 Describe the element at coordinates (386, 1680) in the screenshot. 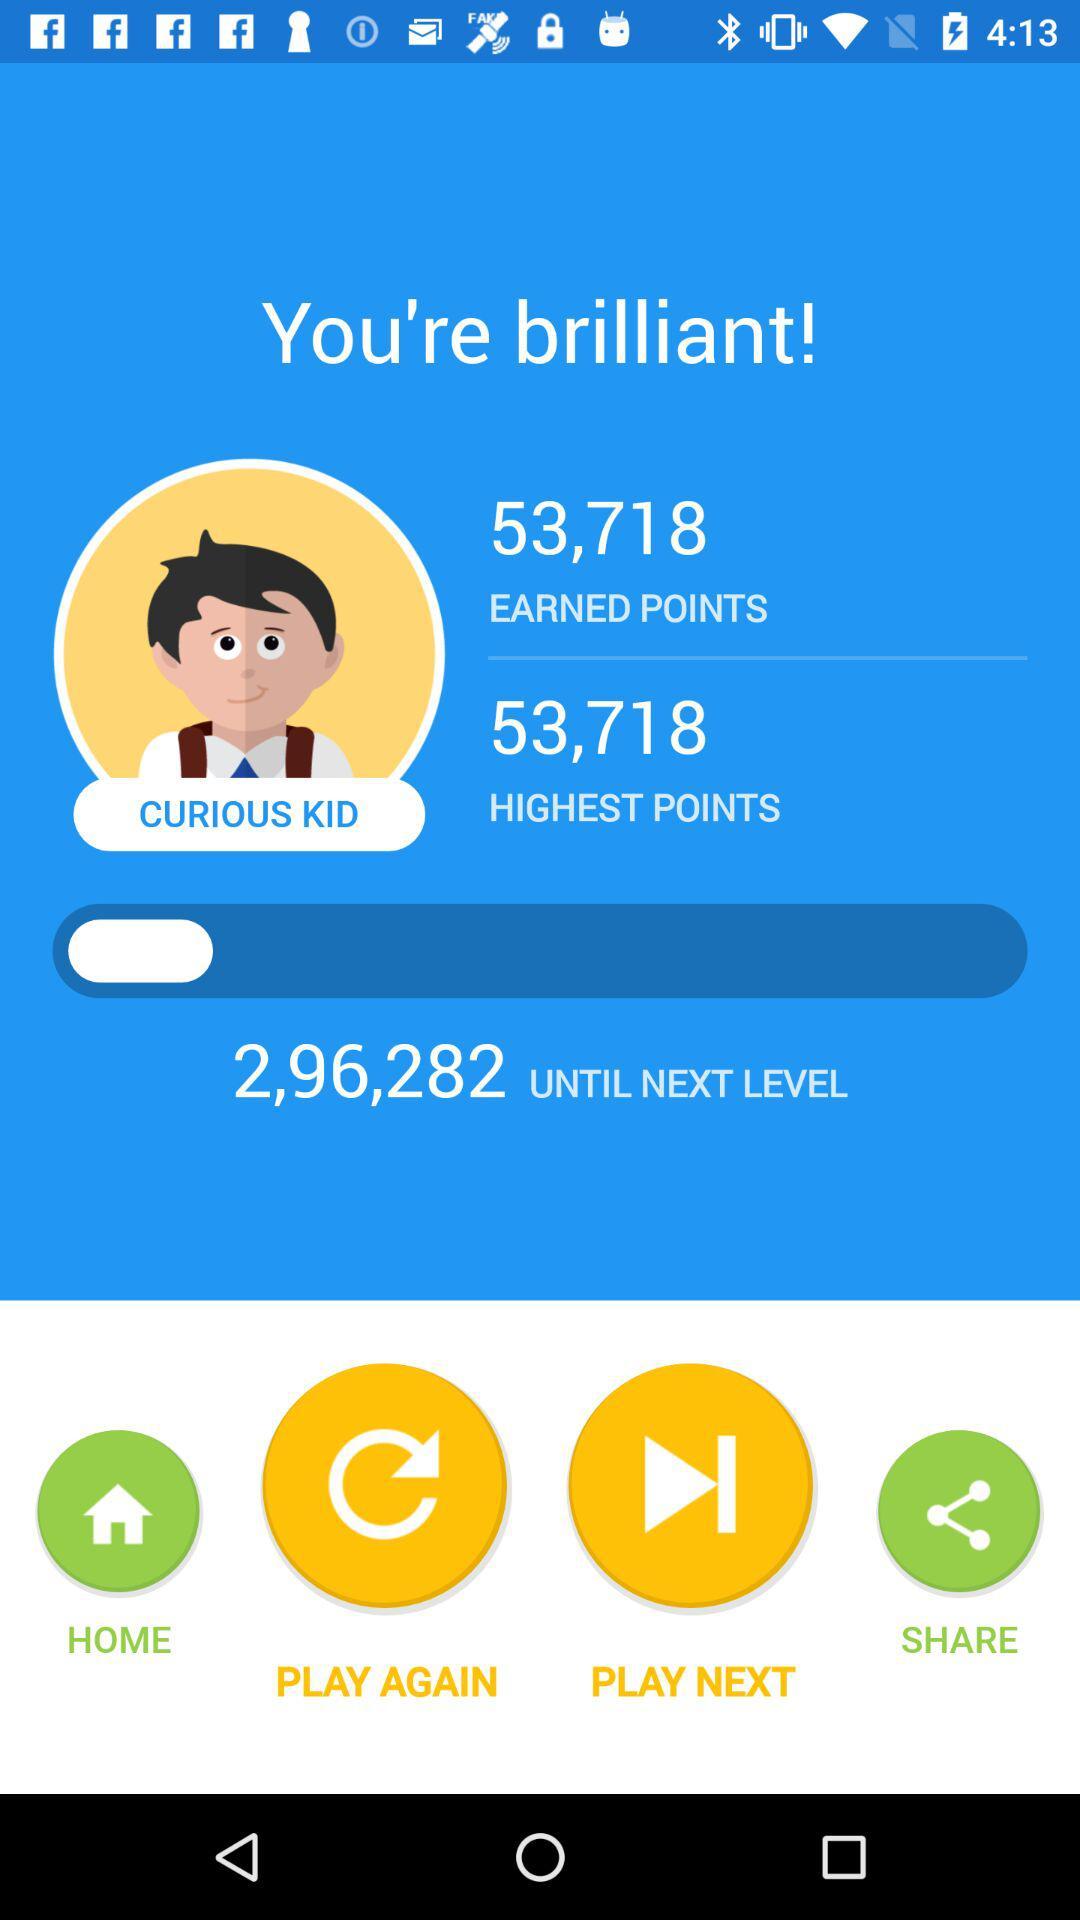

I see `play again item` at that location.